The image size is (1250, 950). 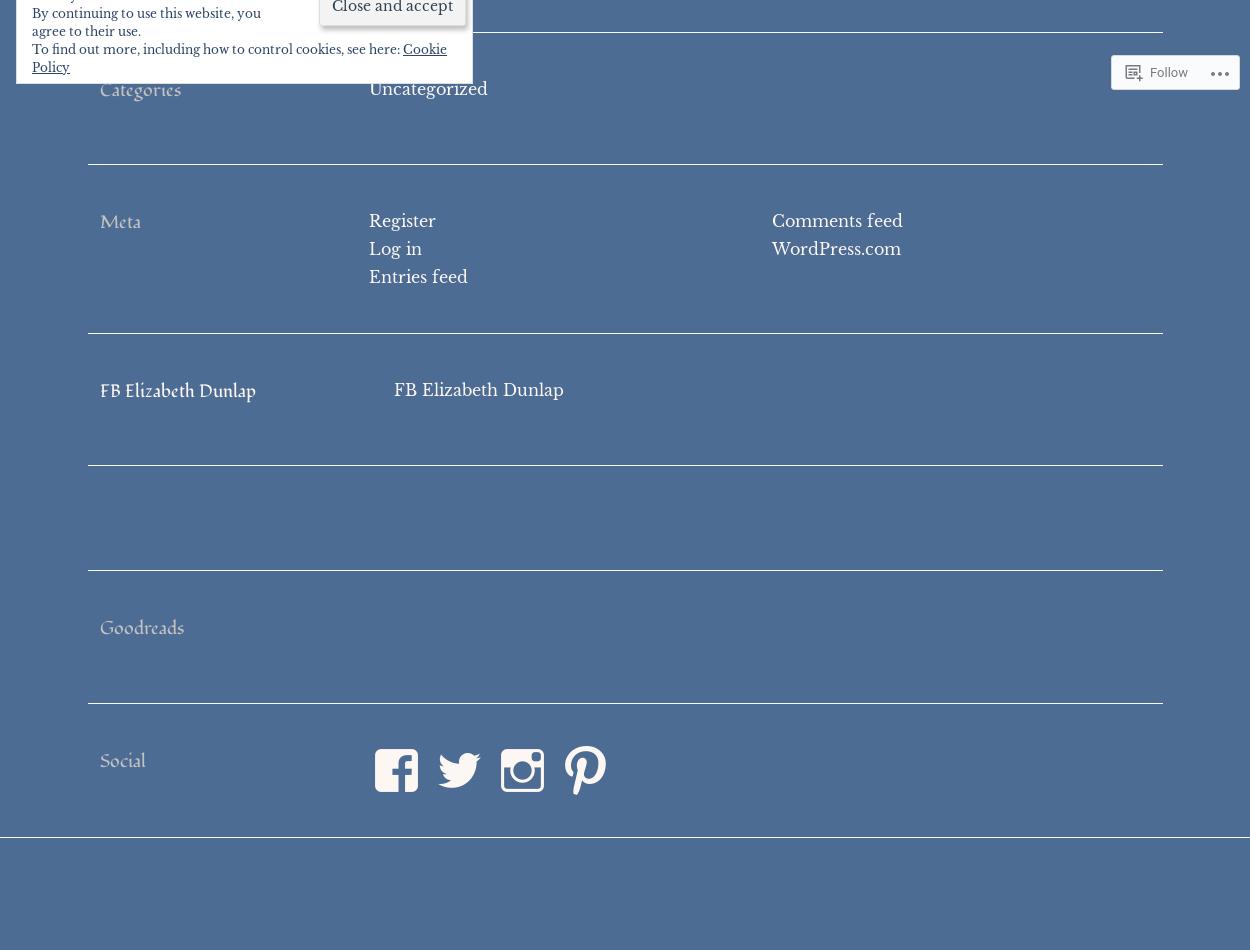 What do you see at coordinates (119, 222) in the screenshot?
I see `'Meta'` at bounding box center [119, 222].